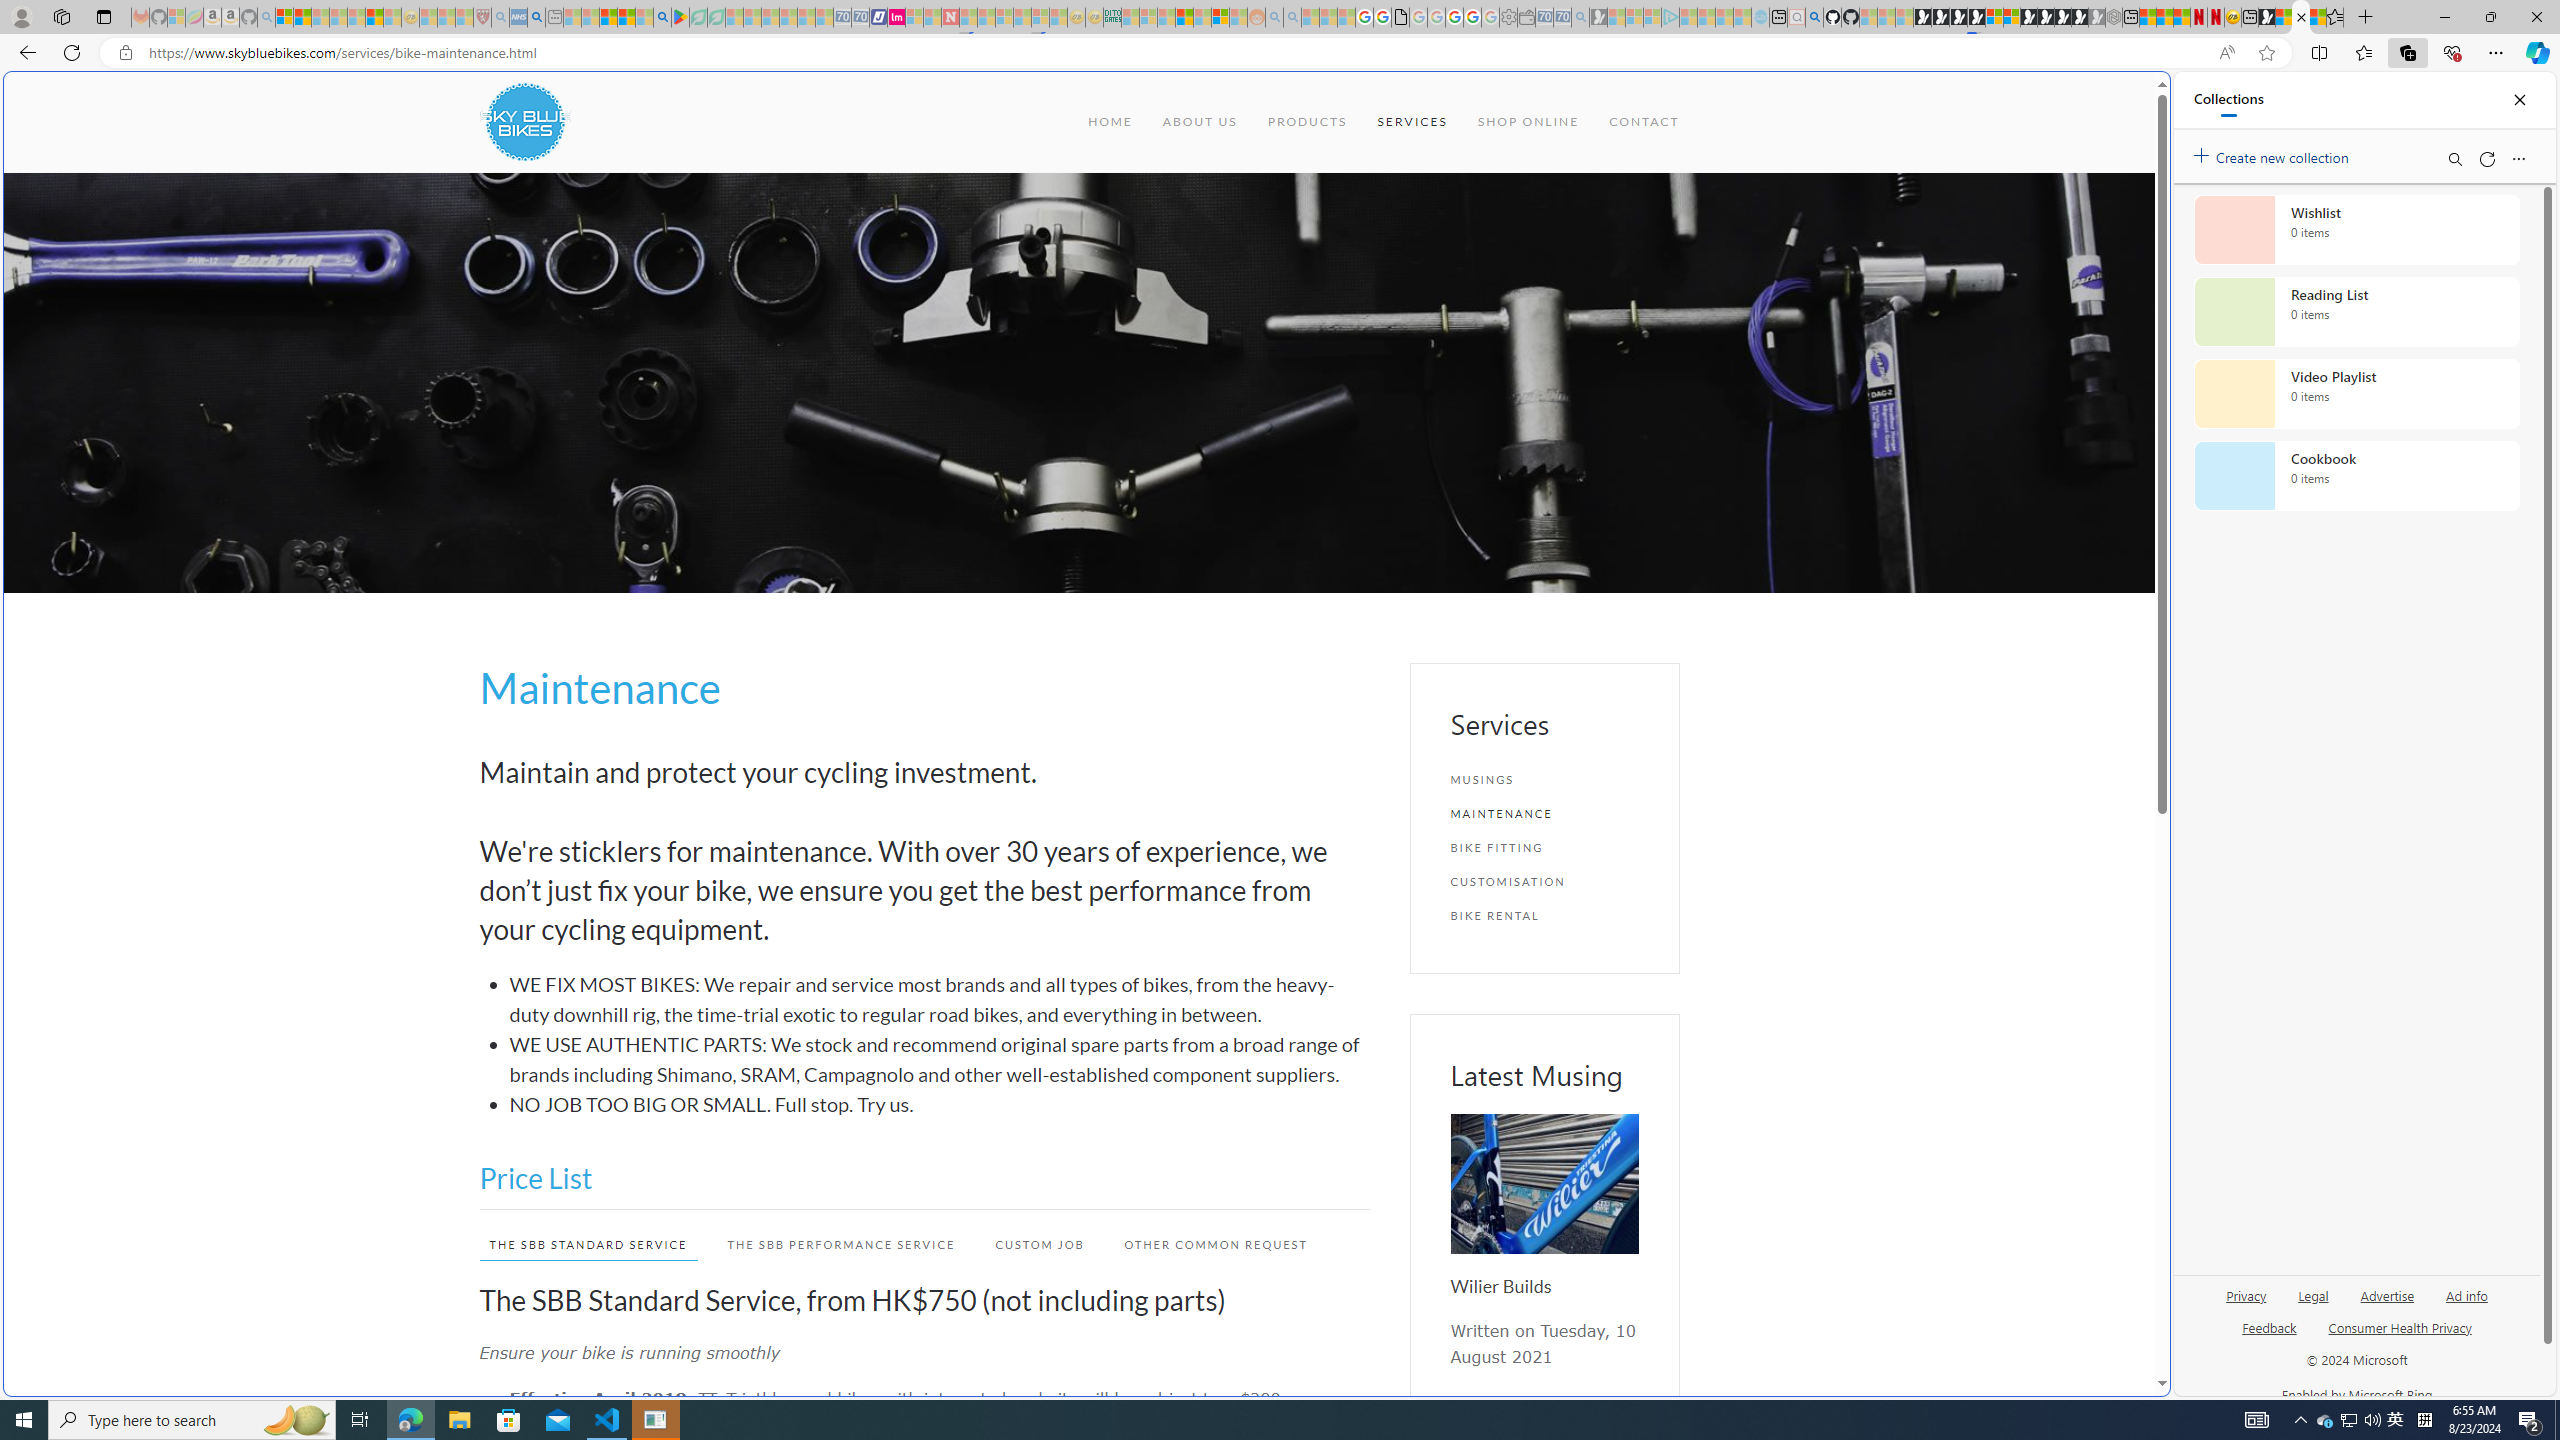  I want to click on 'MAINTENANCE', so click(1544, 812).